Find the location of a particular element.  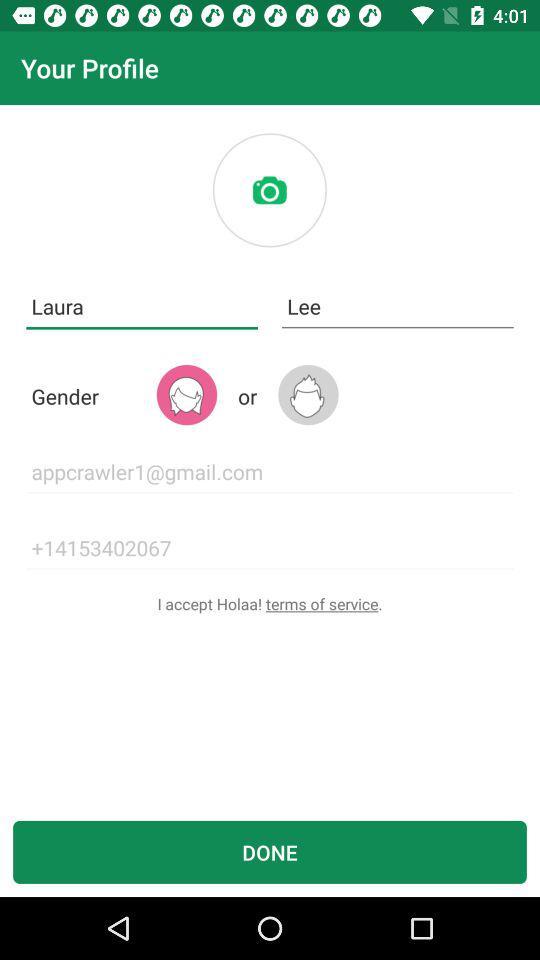

item above the laura item is located at coordinates (269, 190).